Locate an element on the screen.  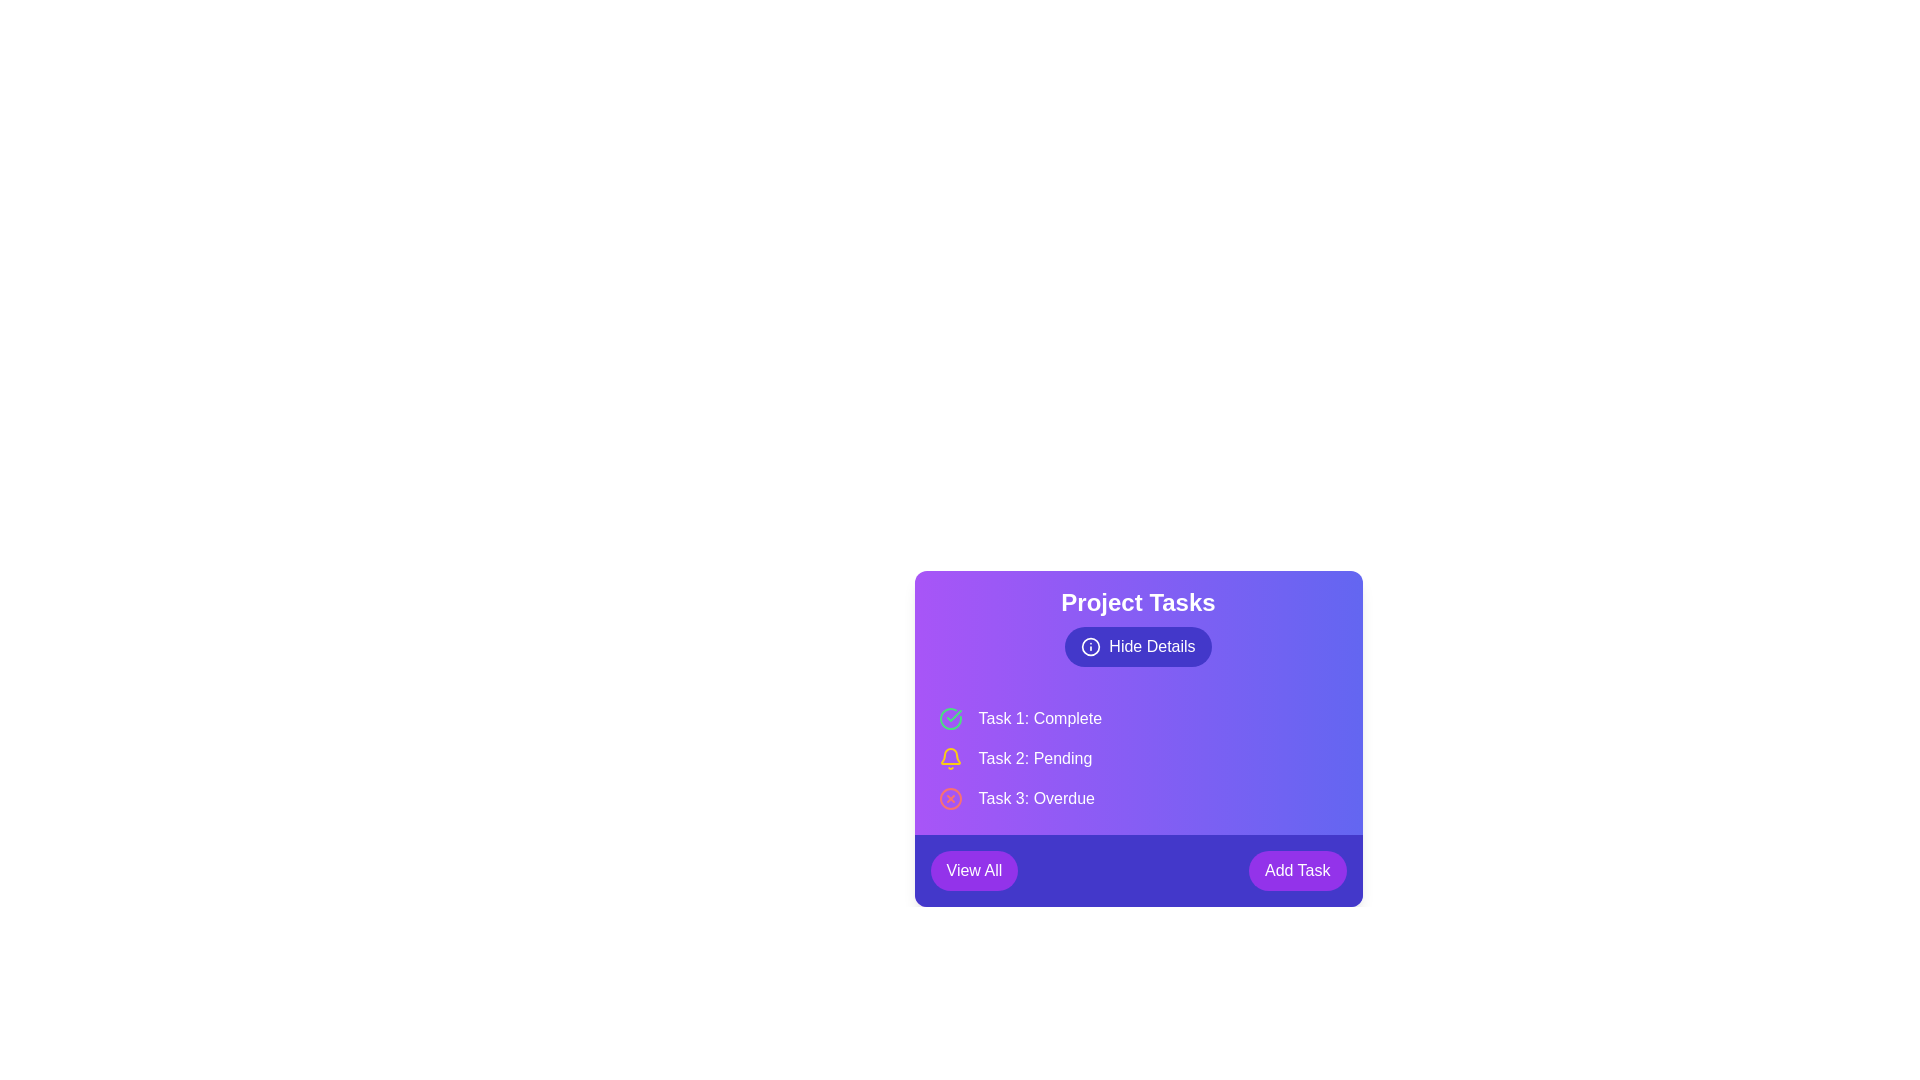
the Text Label displaying 'Task 3: Overdue' in white font, which is the third item in the vertical list of tasks within the purple-gradient card titled 'Project Tasks' is located at coordinates (1036, 797).